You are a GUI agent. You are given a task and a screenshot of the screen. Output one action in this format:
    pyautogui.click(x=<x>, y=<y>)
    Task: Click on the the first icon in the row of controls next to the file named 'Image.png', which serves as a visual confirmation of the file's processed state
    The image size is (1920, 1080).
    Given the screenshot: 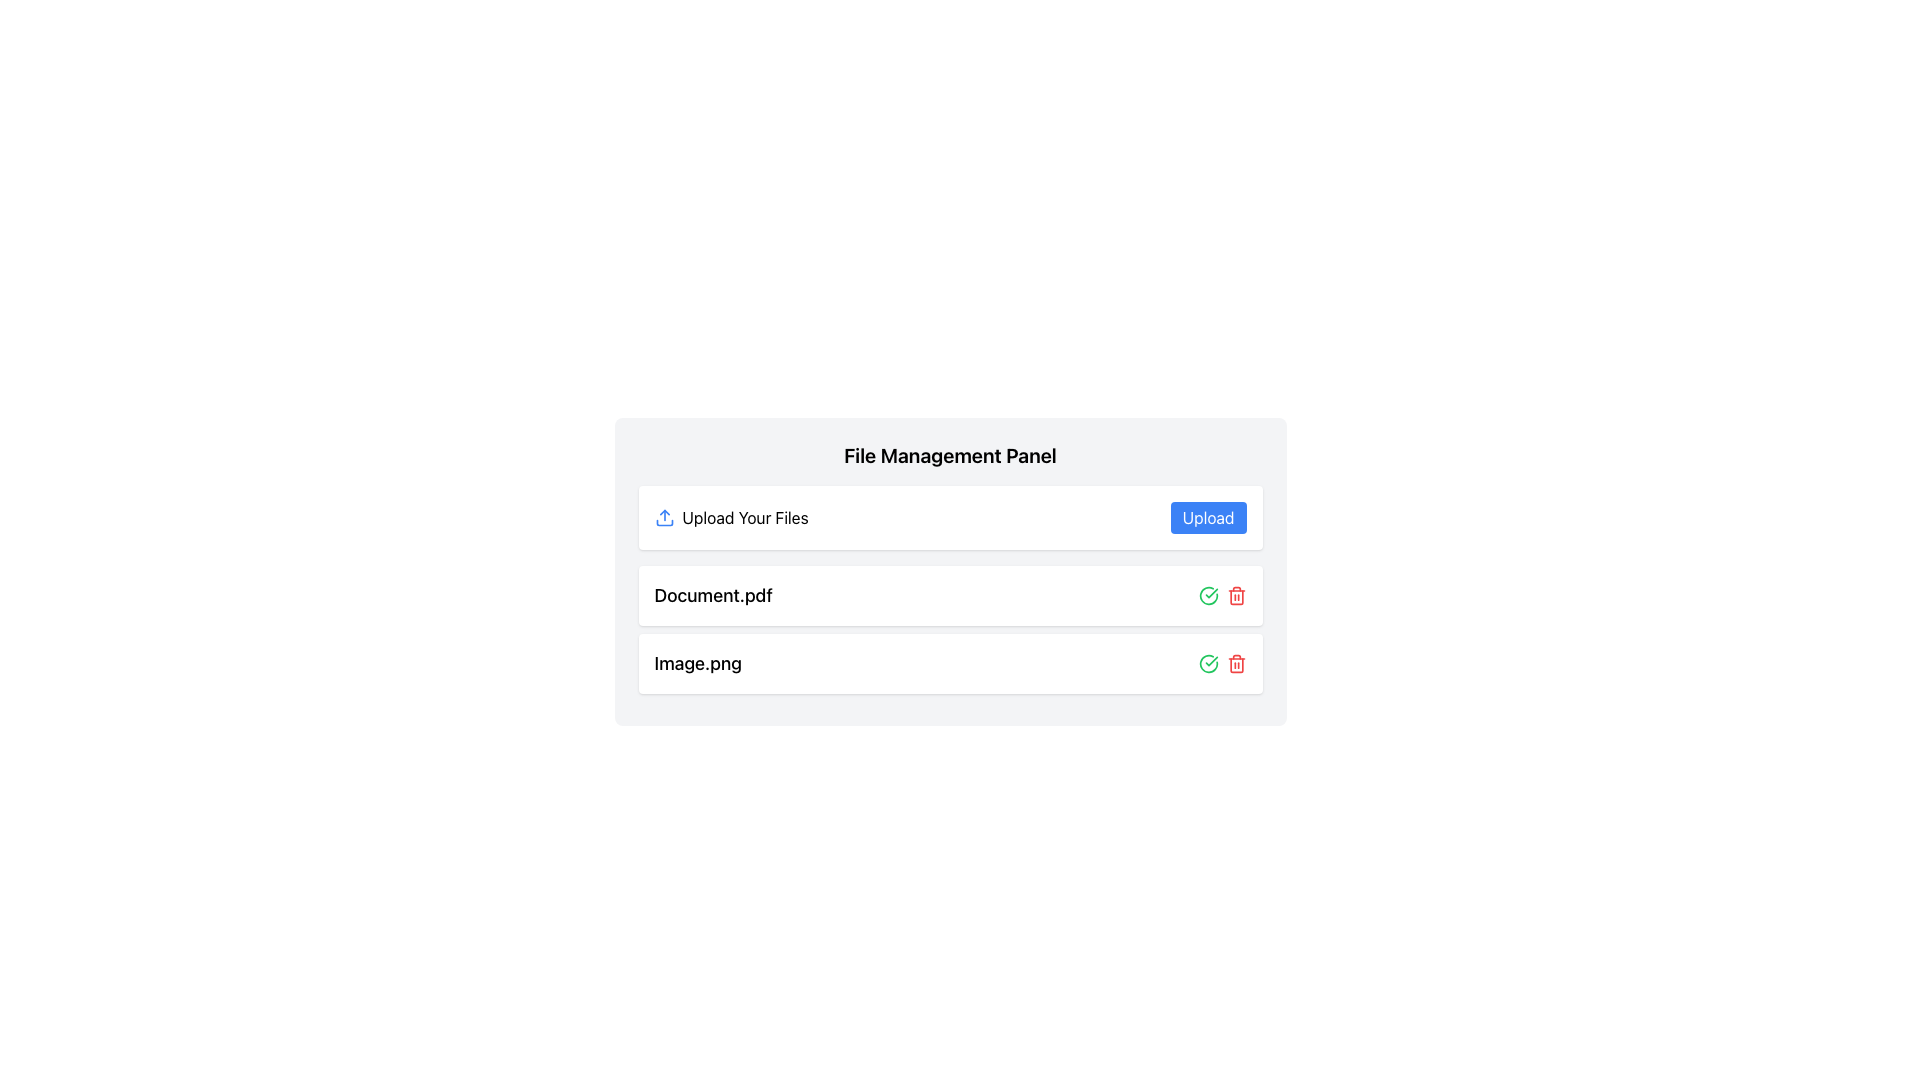 What is the action you would take?
    pyautogui.click(x=1207, y=595)
    